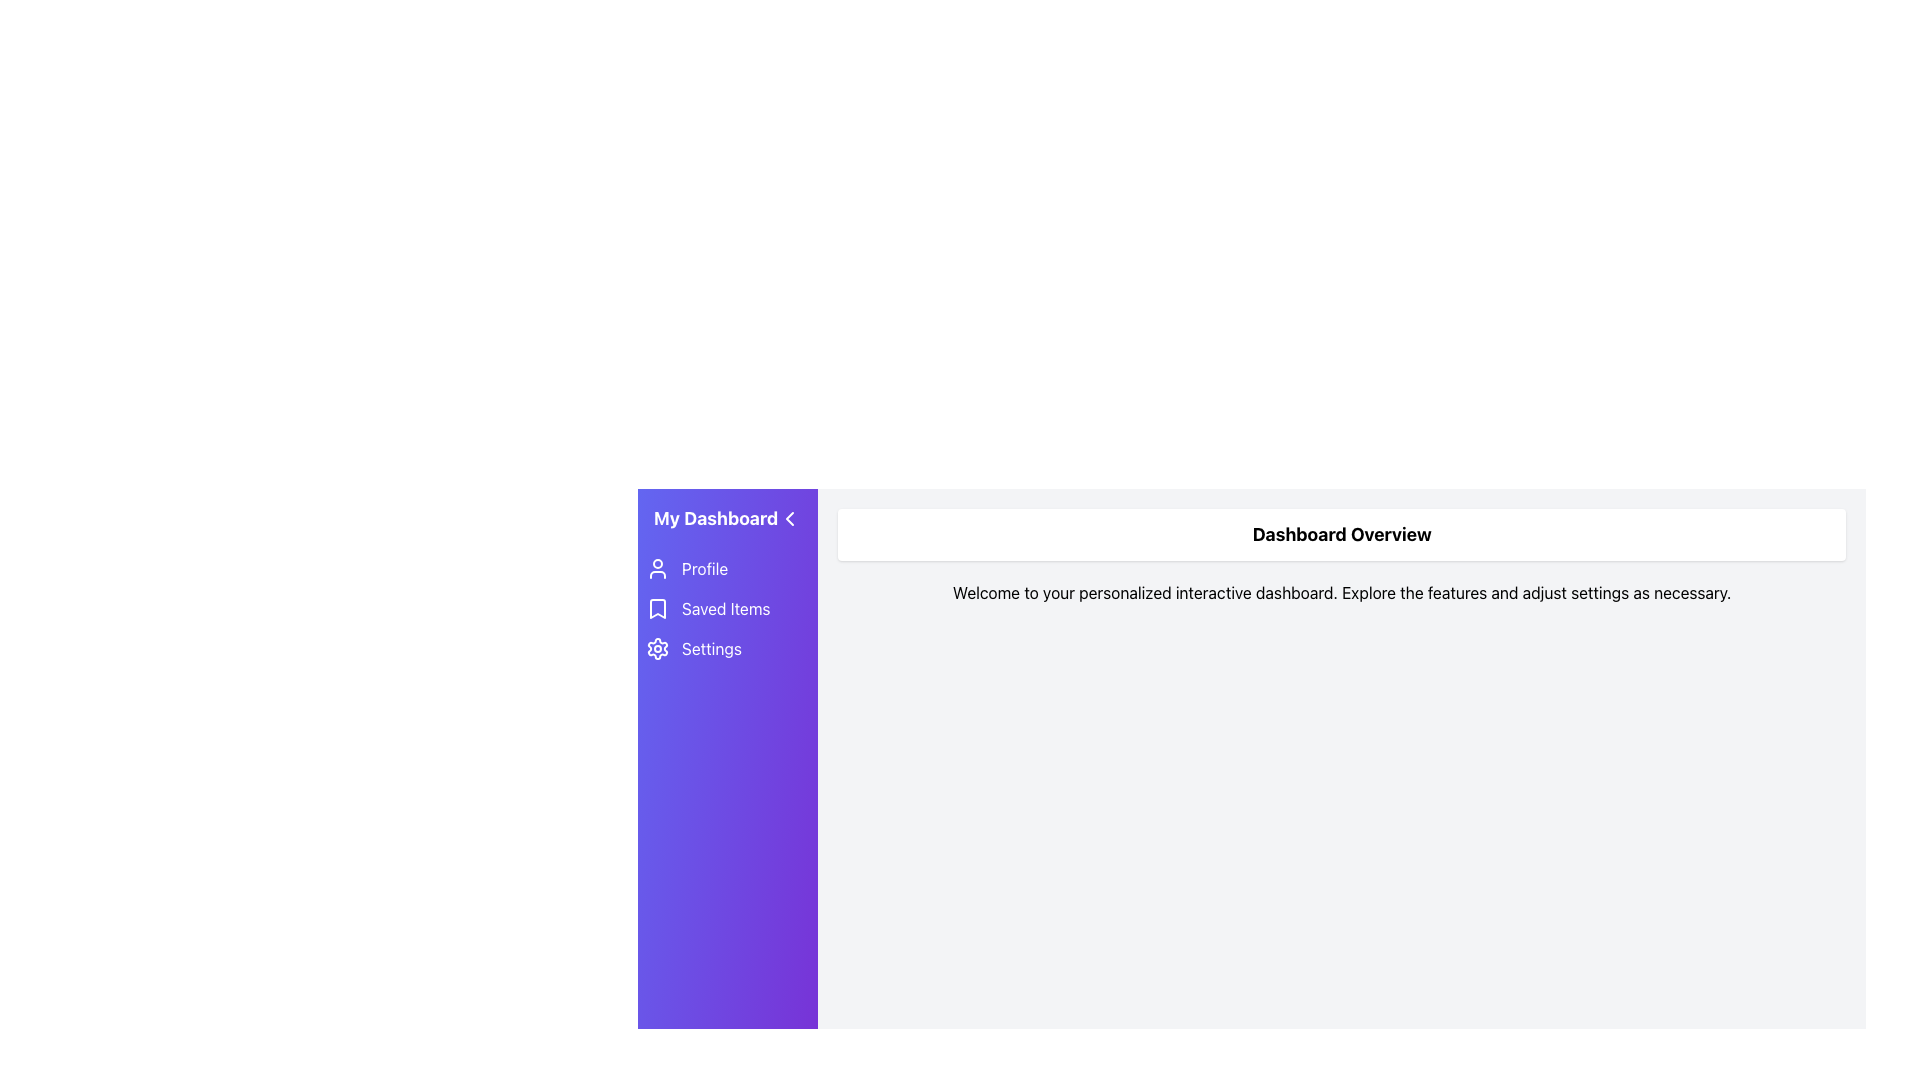 This screenshot has height=1080, width=1920. Describe the element at coordinates (711, 648) in the screenshot. I see `text label for the settings menu option located in the sidebar, which is the third option in the menu list, identified by the gear-shaped icon to its left` at that location.